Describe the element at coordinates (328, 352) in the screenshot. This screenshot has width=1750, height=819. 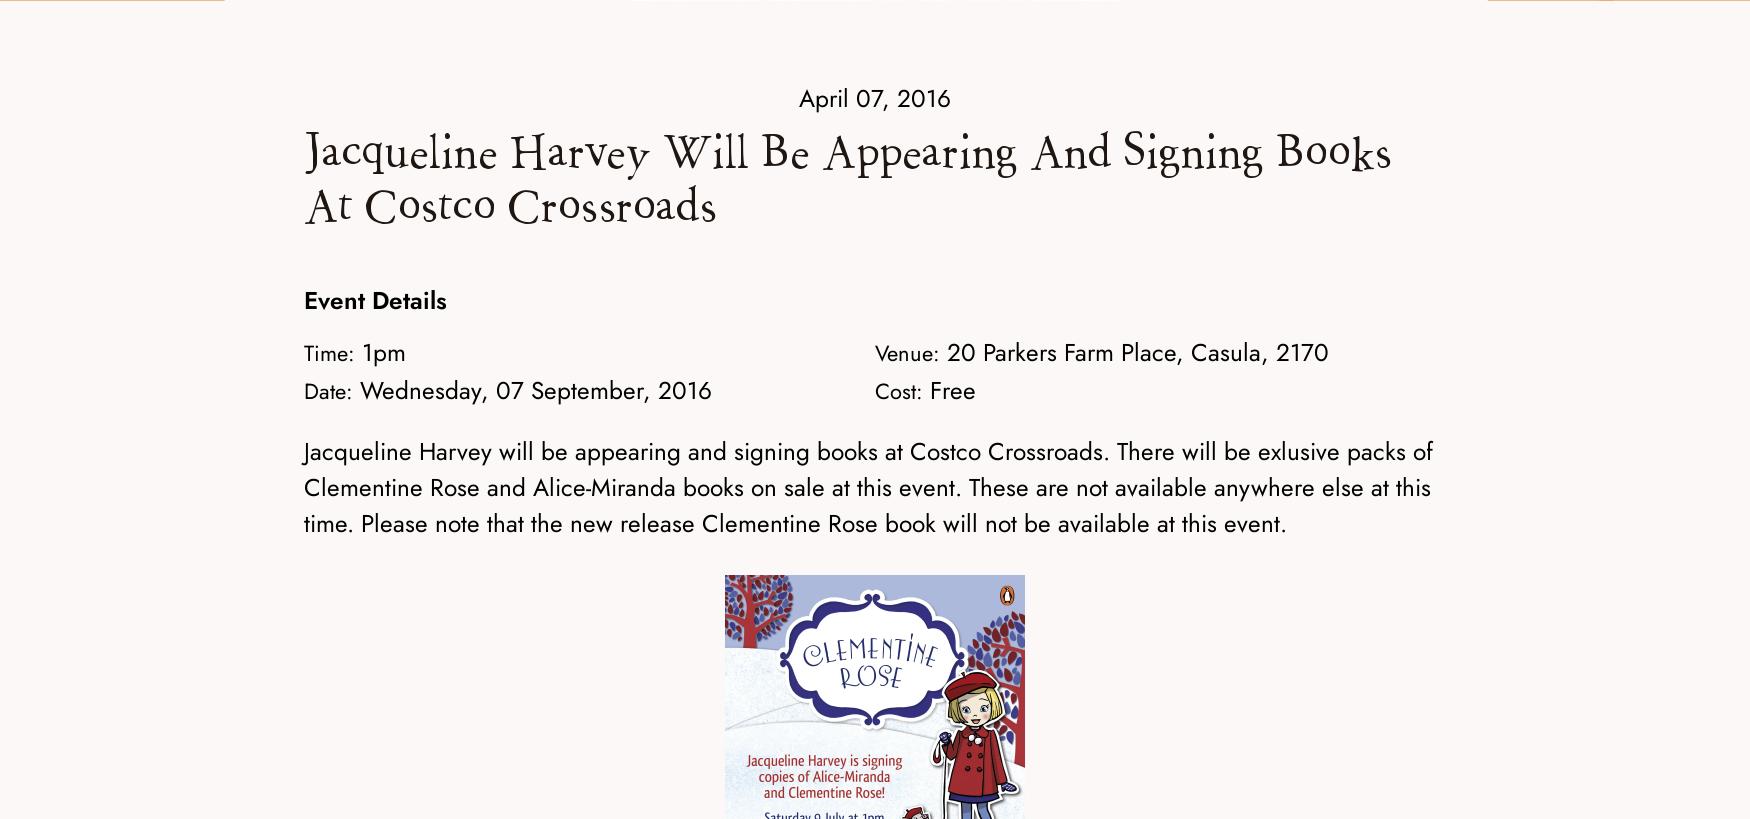
I see `'Time:'` at that location.